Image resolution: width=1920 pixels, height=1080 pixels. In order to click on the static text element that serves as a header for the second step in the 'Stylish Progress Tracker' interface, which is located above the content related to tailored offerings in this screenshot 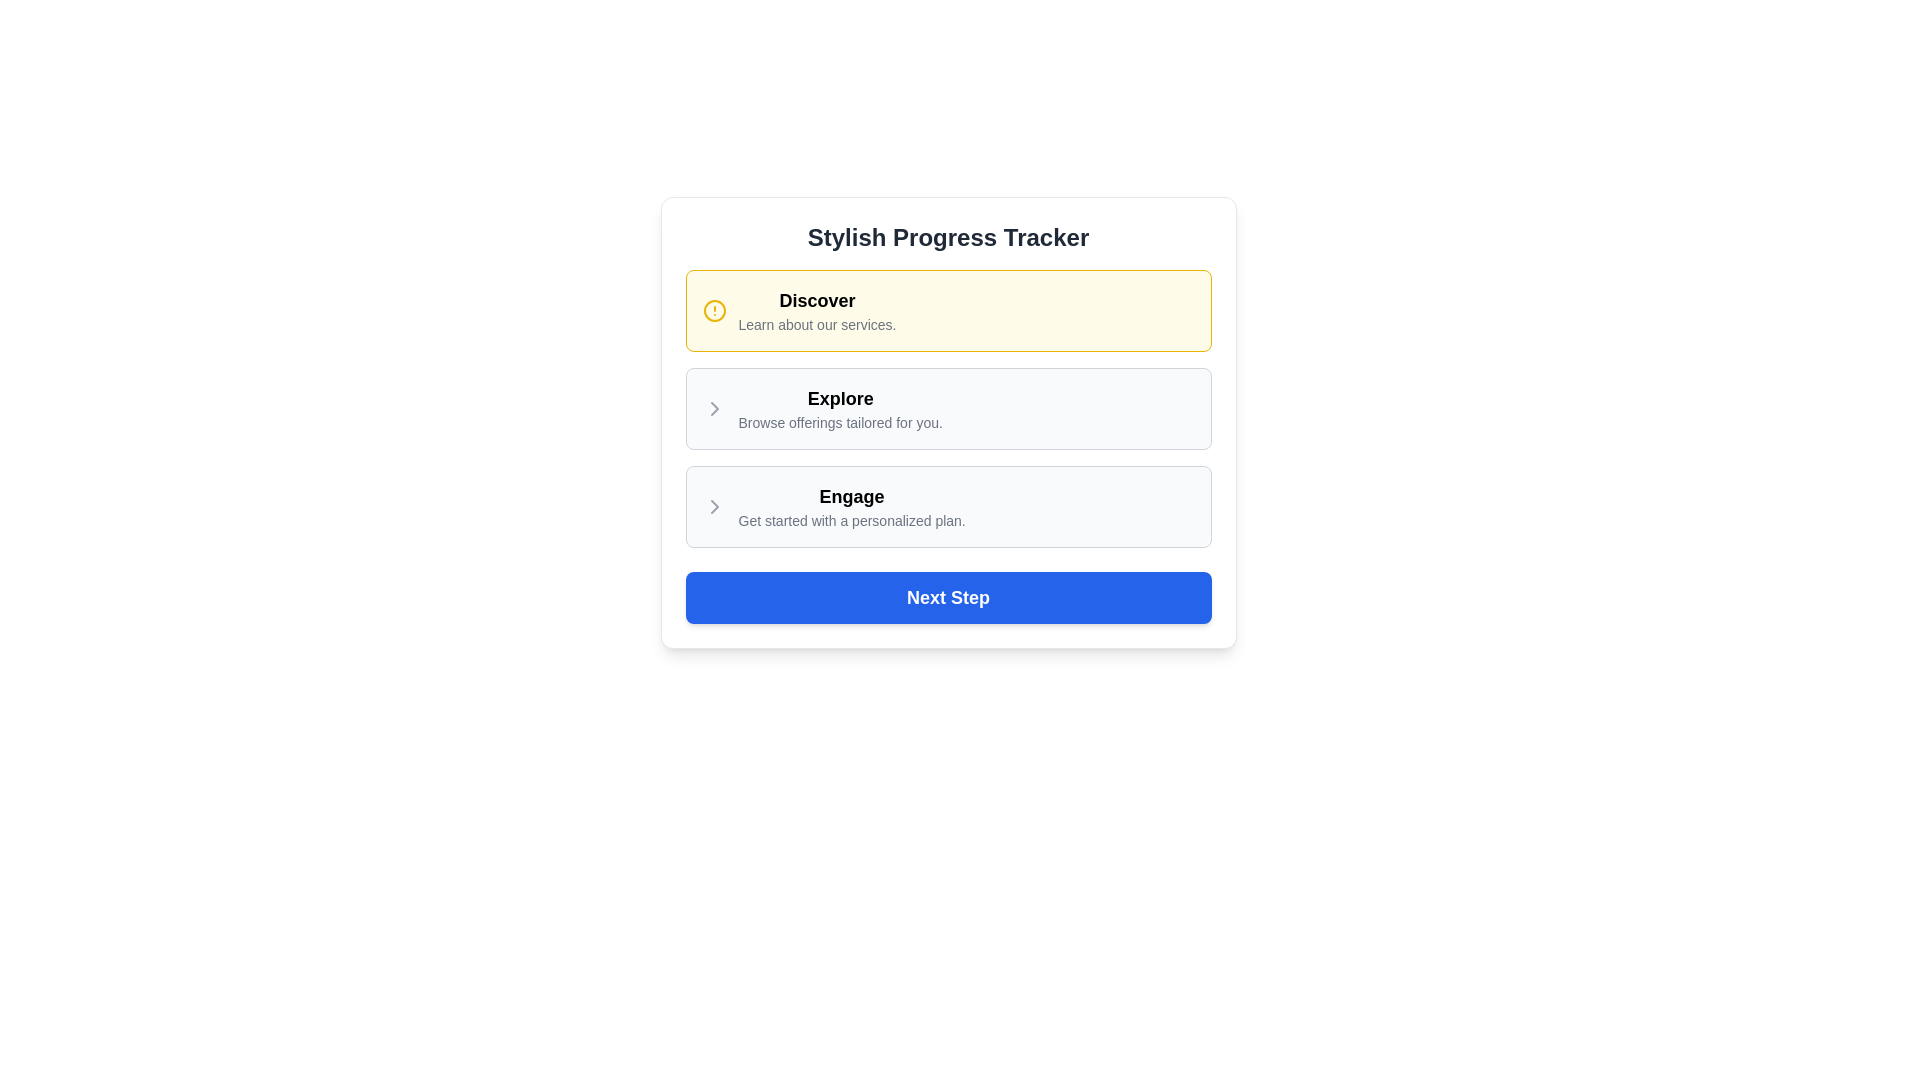, I will do `click(840, 398)`.